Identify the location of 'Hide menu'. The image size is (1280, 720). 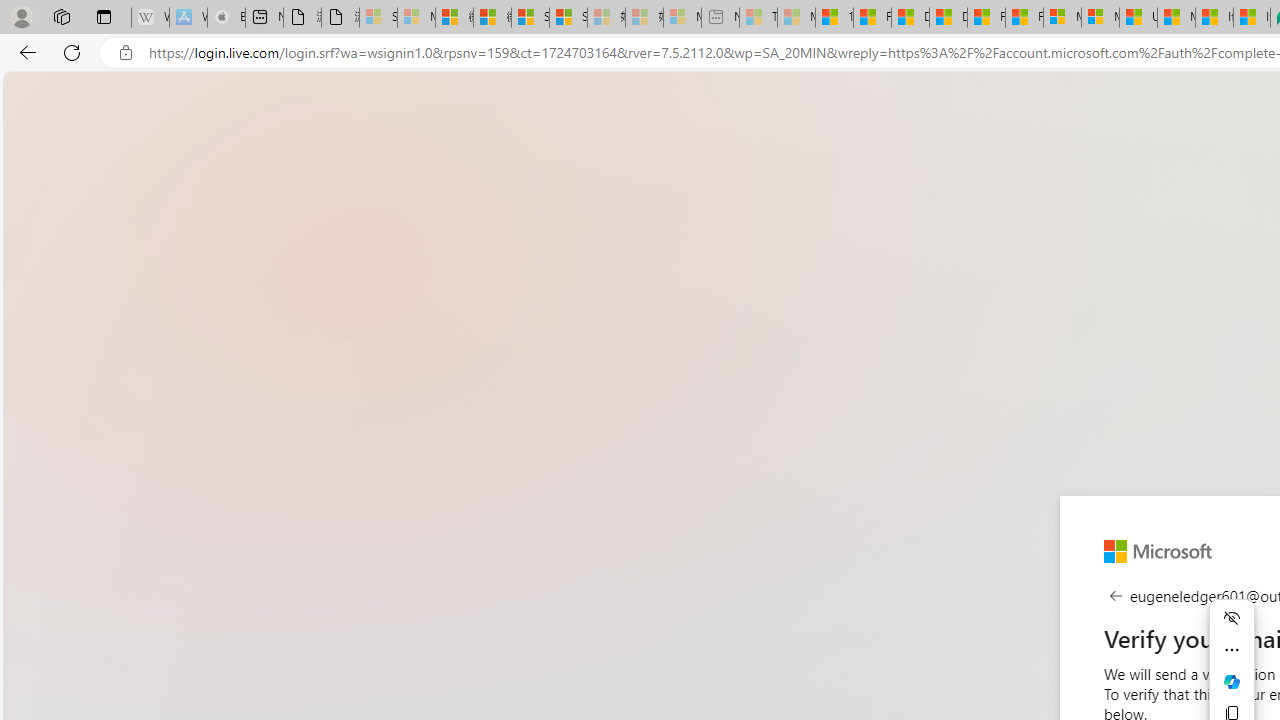
(1231, 617).